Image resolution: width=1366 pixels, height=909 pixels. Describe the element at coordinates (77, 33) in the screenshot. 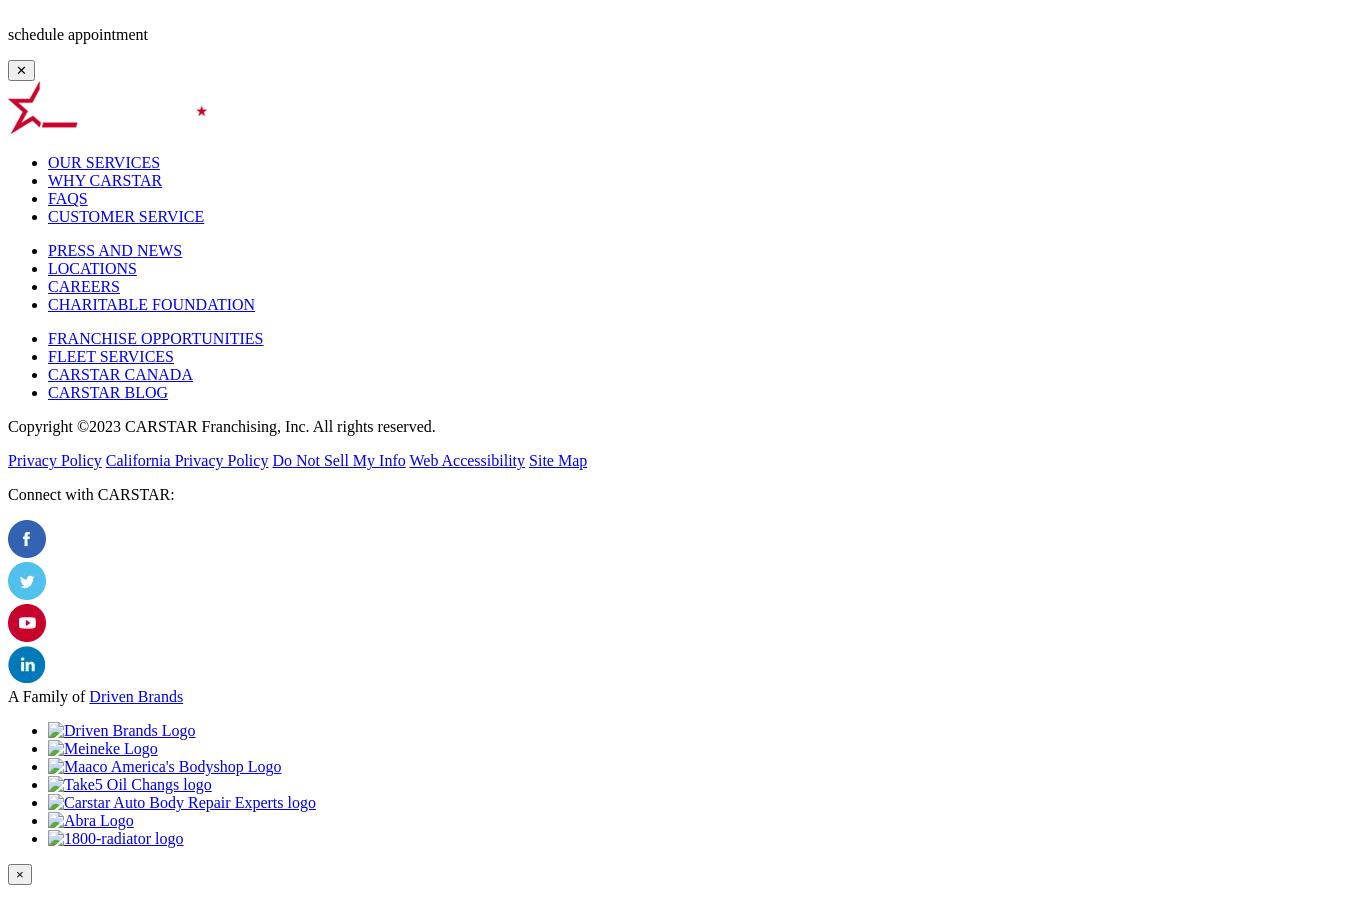

I see `'schedule appointment'` at that location.